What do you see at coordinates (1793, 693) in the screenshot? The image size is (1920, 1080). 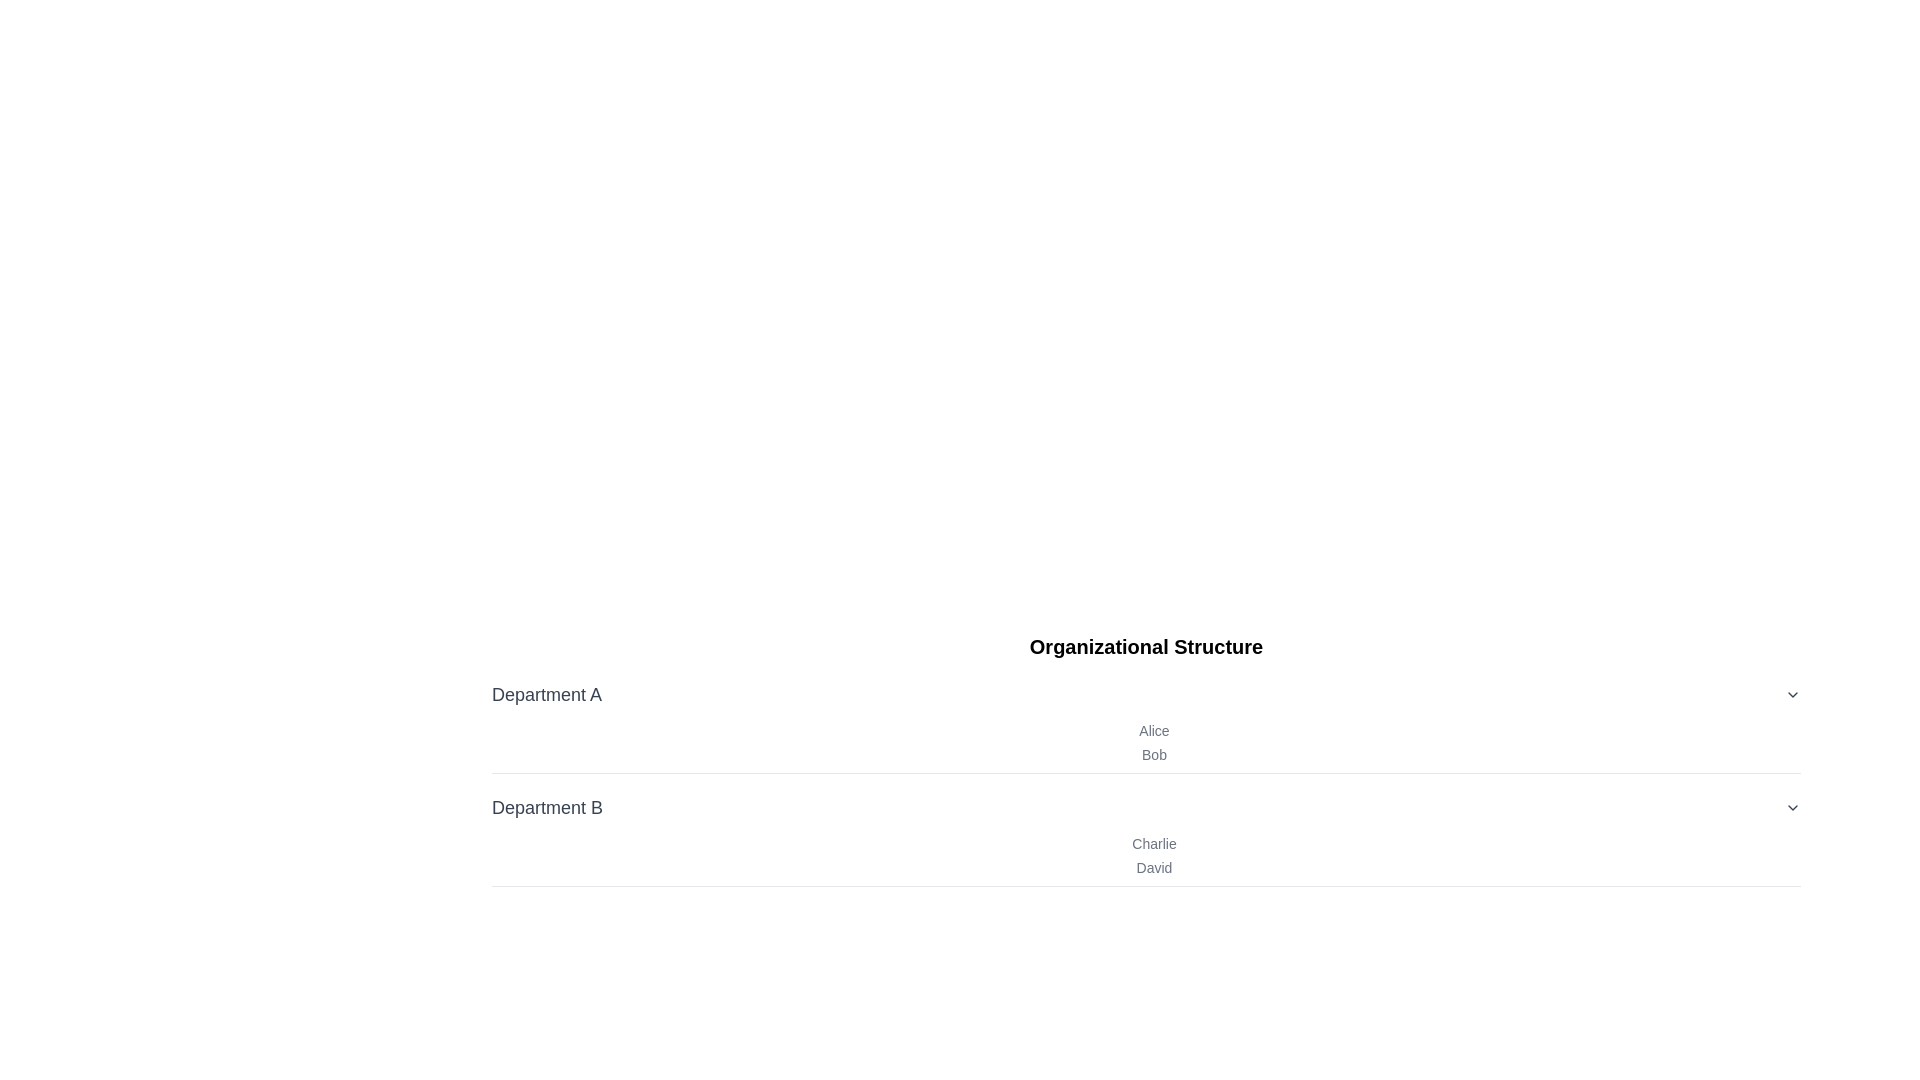 I see `the downward-pointing chevron arrow icon located to the right of the text 'Department A'` at bounding box center [1793, 693].